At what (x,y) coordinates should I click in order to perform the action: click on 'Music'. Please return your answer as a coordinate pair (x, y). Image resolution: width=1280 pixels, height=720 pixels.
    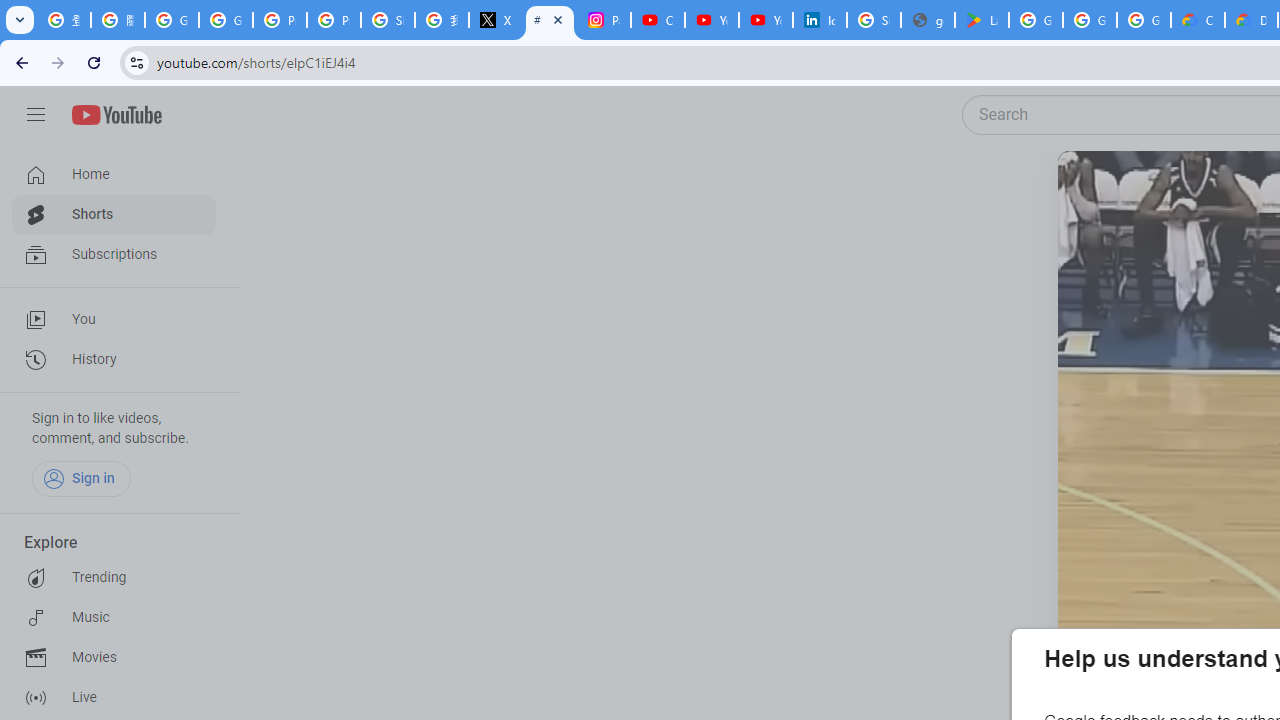
    Looking at the image, I should click on (112, 617).